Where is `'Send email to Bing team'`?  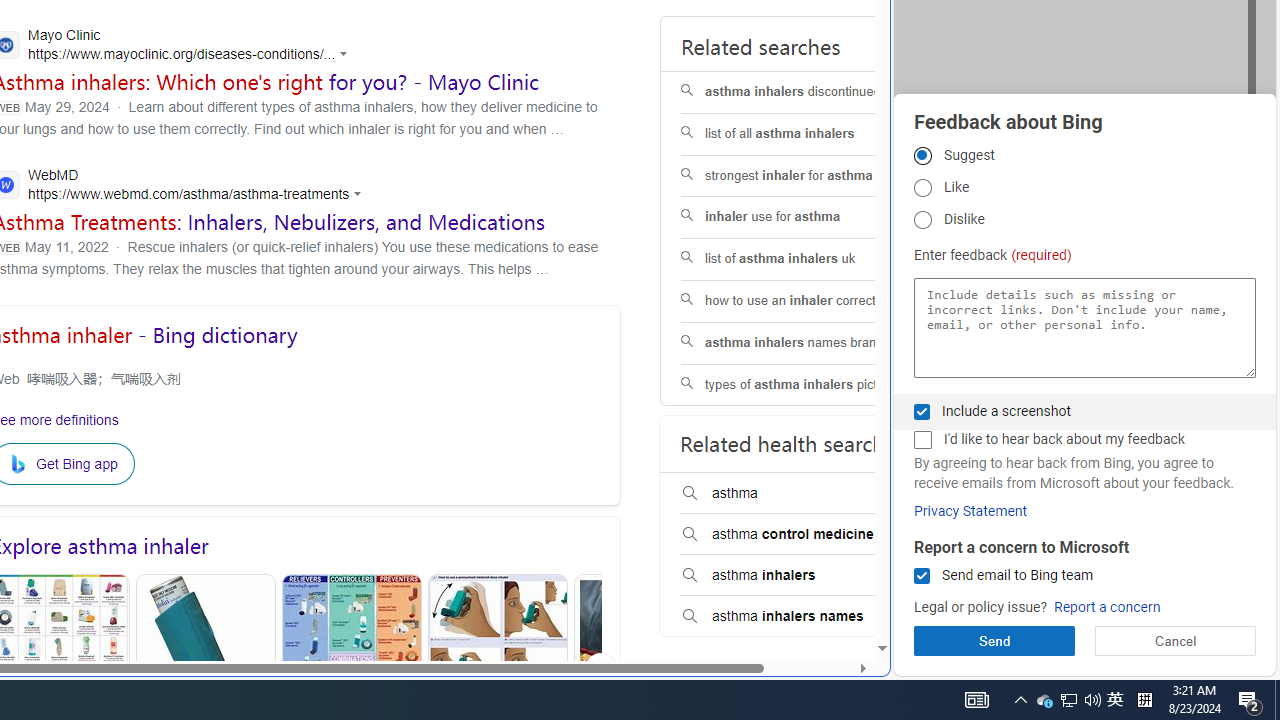
'Send email to Bing team' is located at coordinates (921, 576).